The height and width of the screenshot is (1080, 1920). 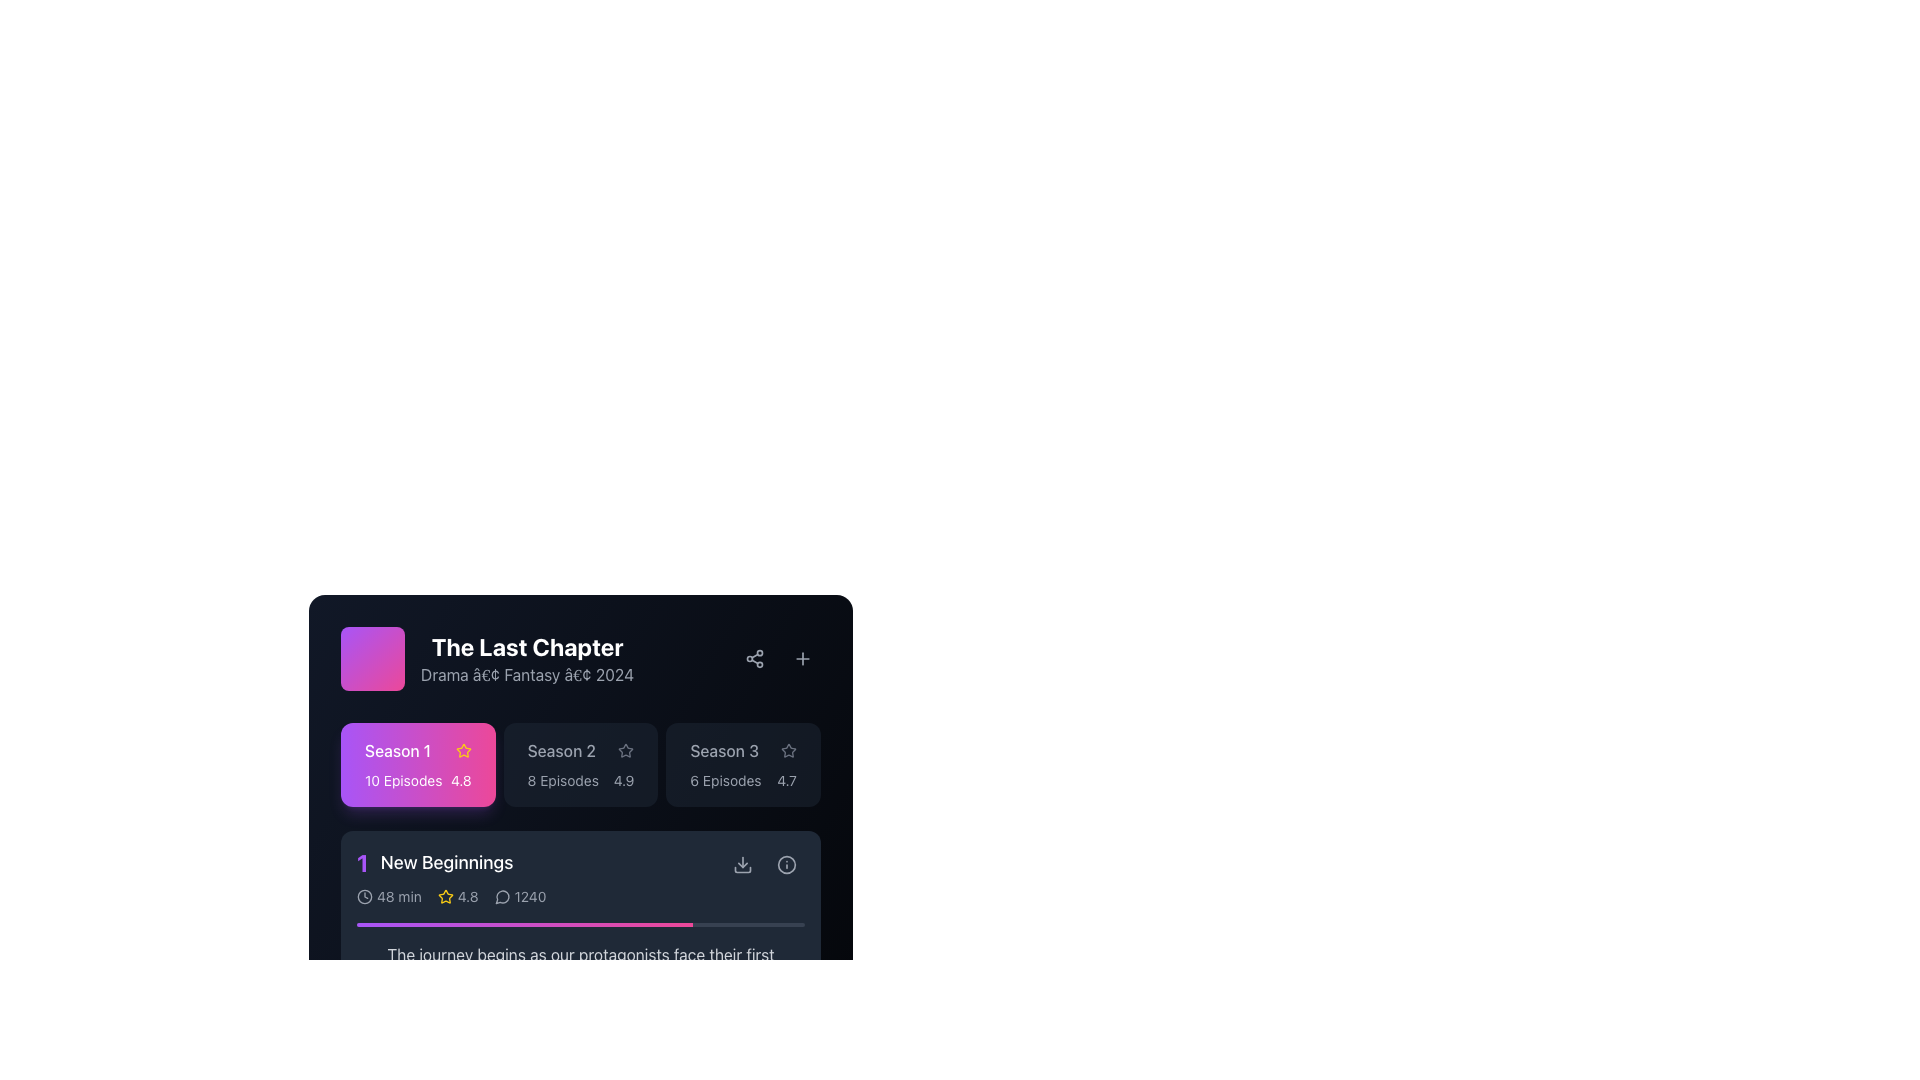 I want to click on the Share button located at the top-right corner of the card for 'The Last Chapter' series, so click(x=753, y=659).